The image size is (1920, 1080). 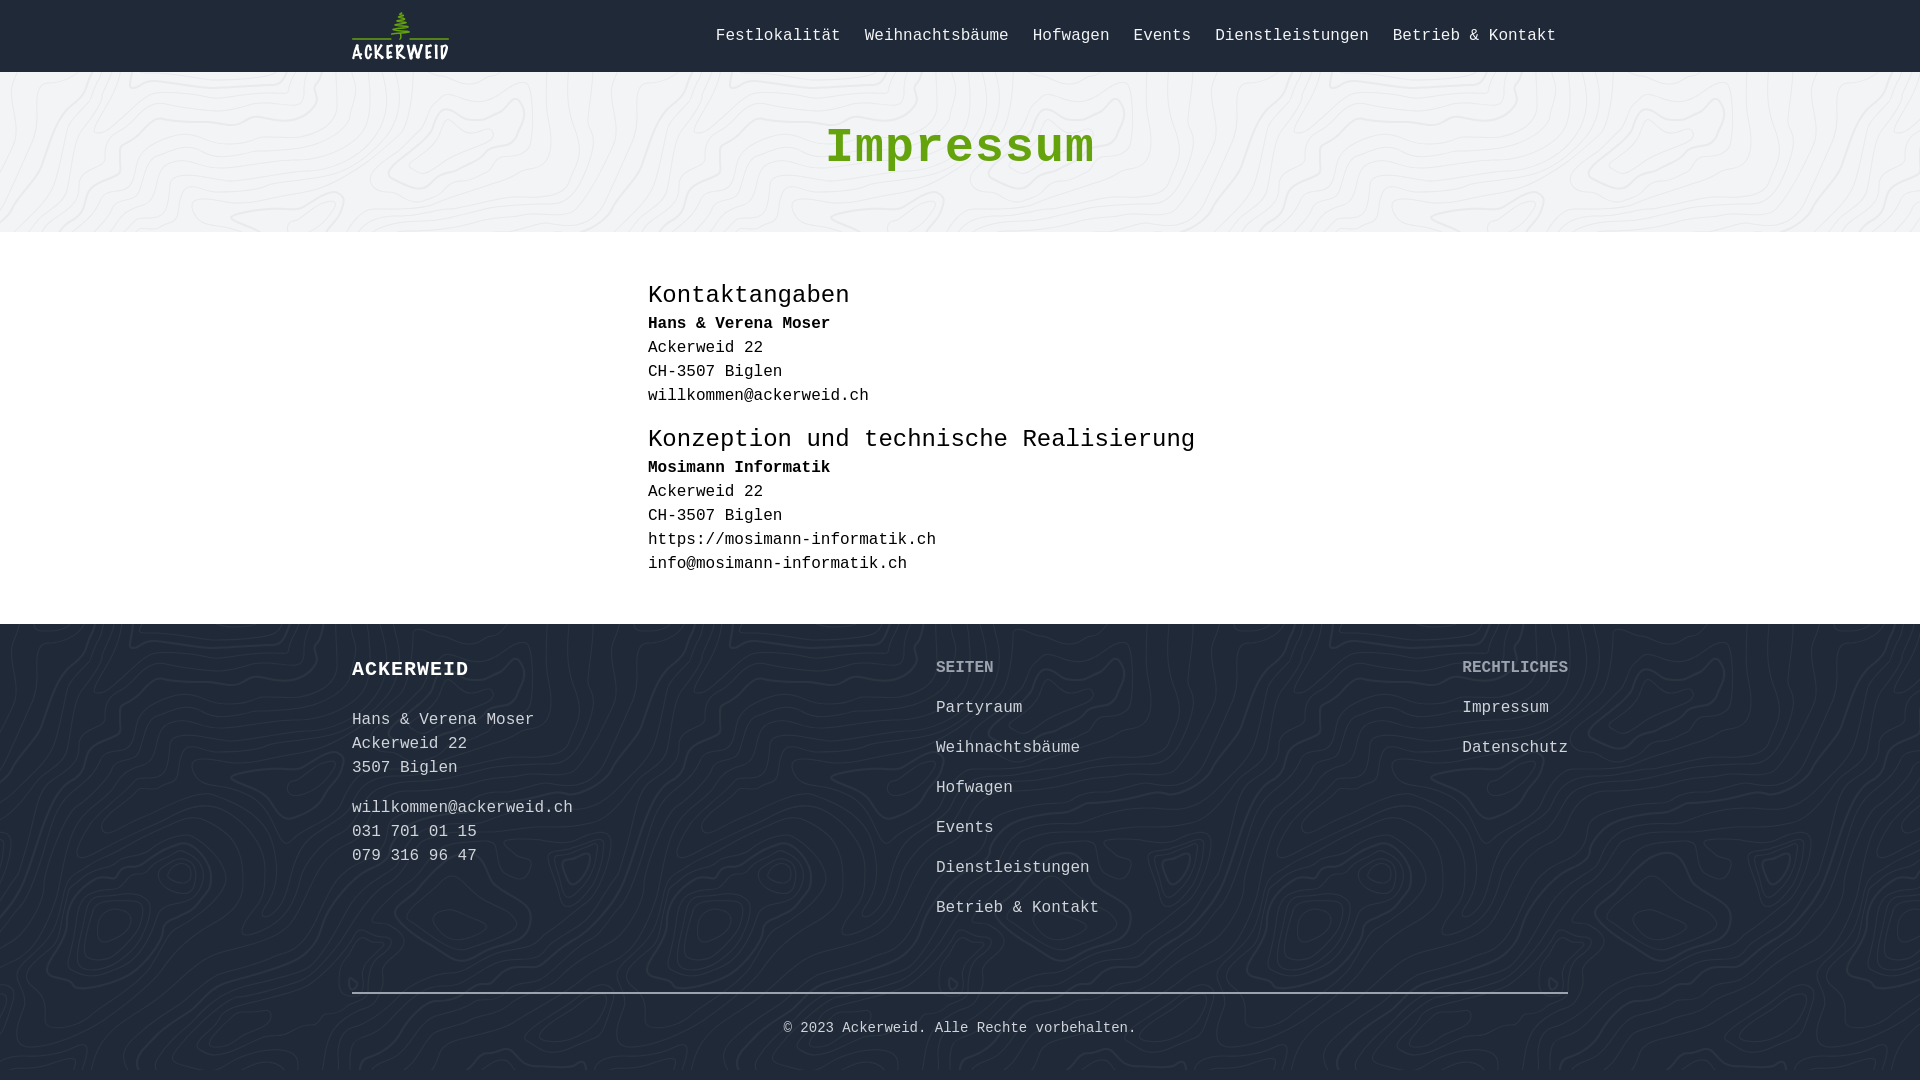 I want to click on 'Hofwagen', so click(x=974, y=786).